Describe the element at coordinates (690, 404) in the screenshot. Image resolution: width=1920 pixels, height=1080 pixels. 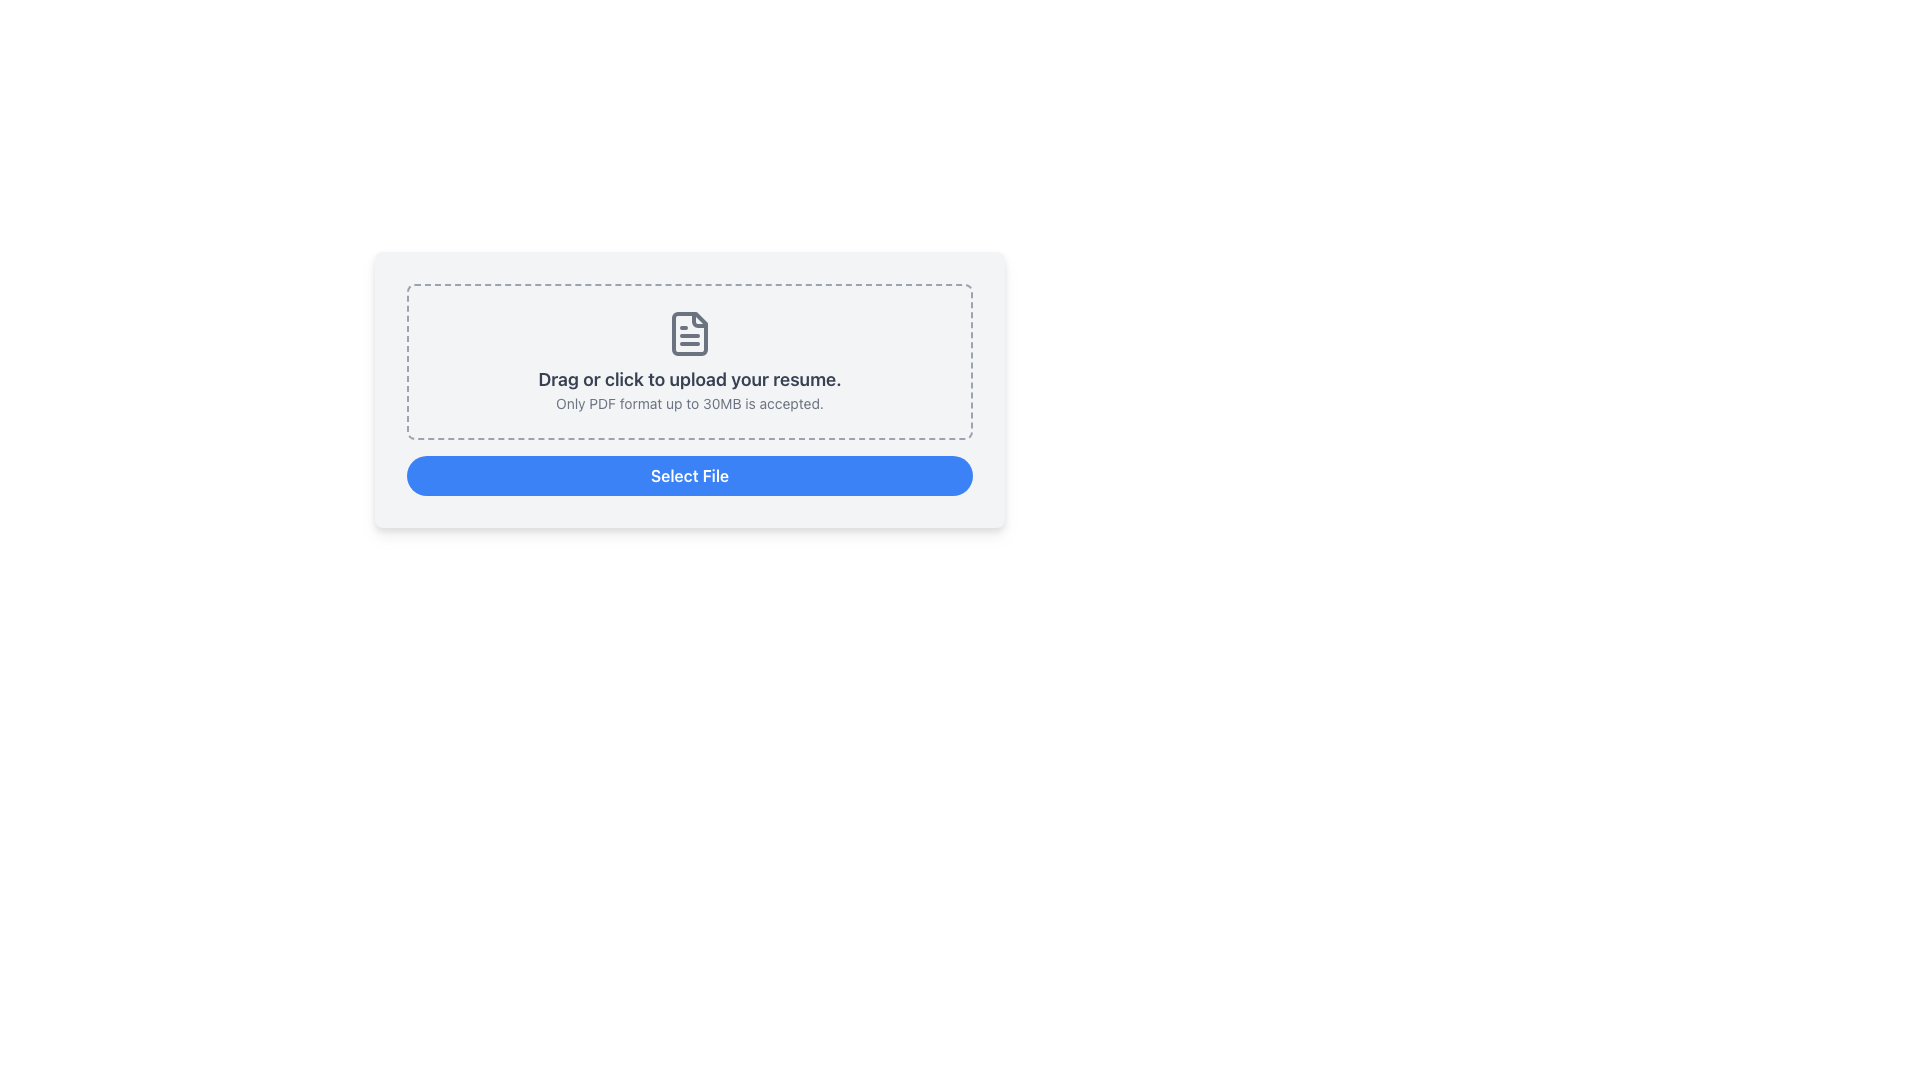
I see `the informational text that provides details on file upload requirements, positioned above the blue 'Select File' button` at that location.